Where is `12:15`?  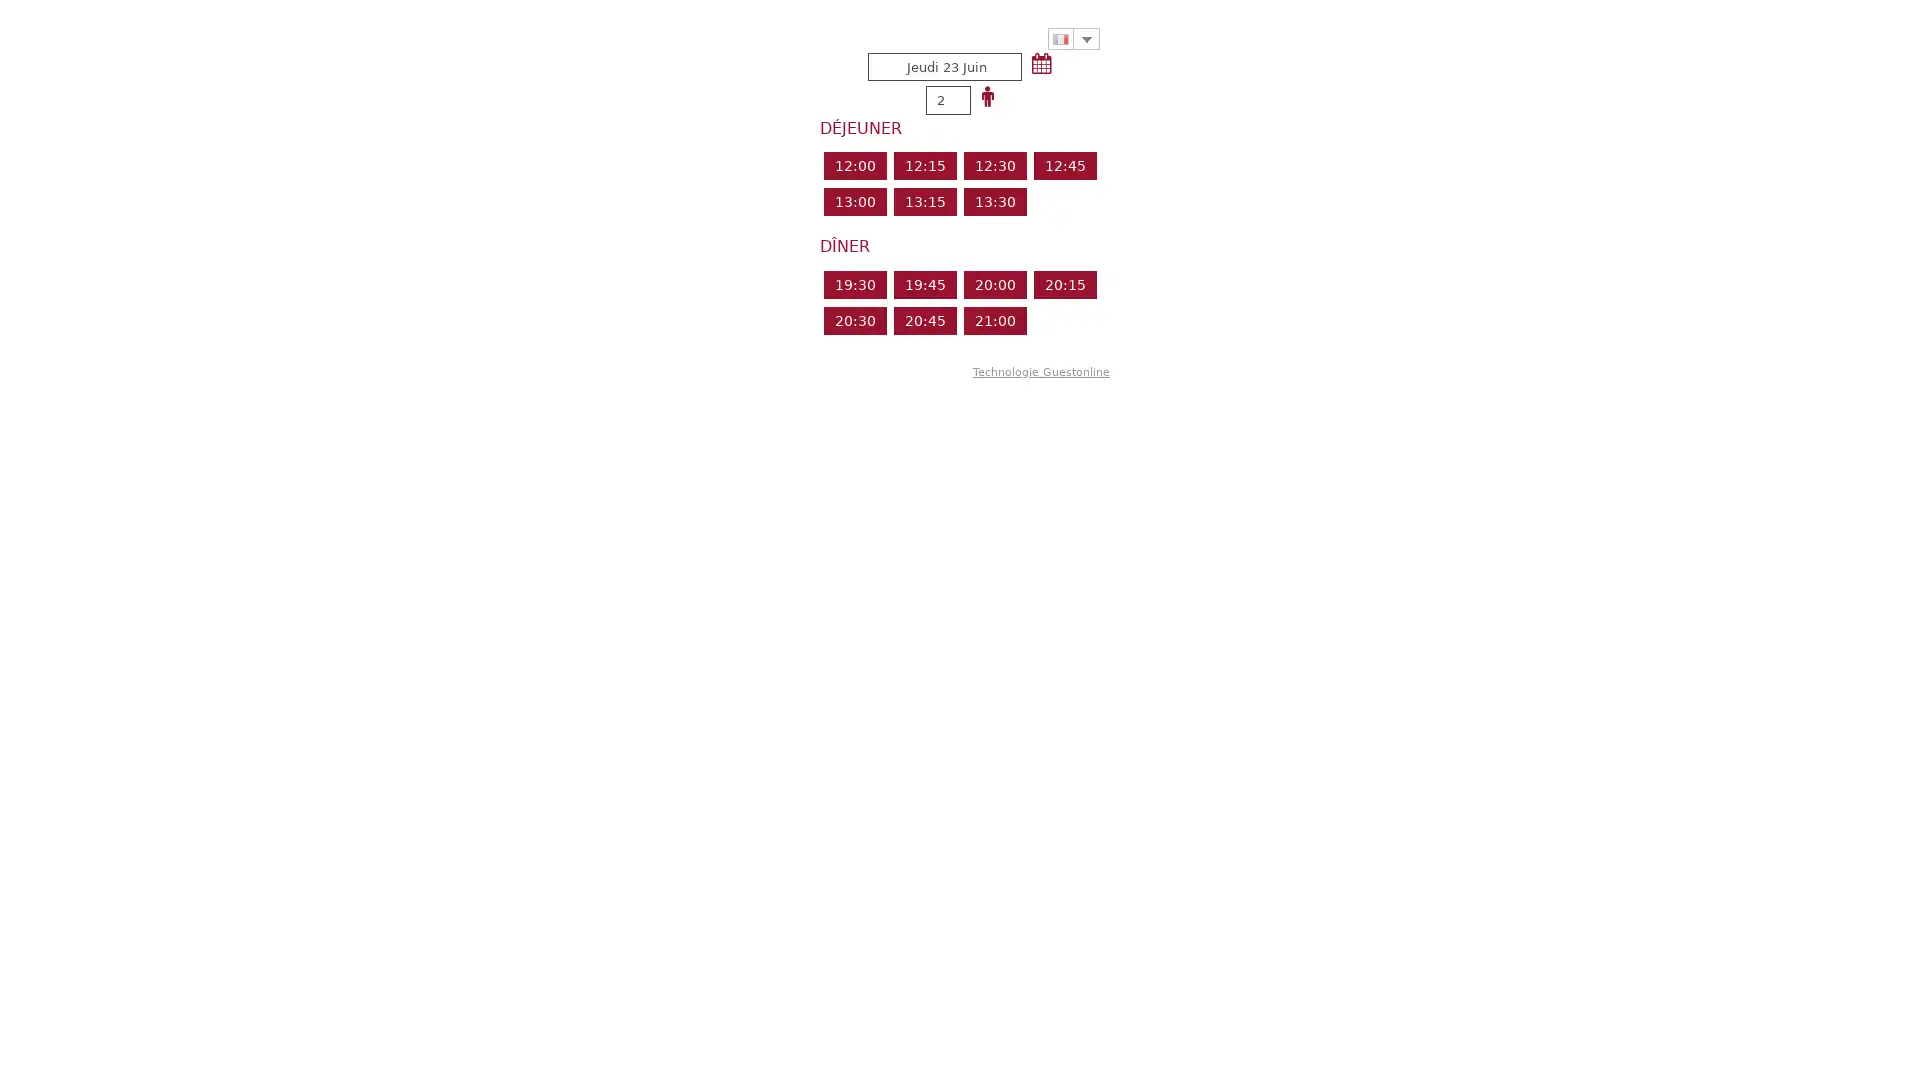
12:15 is located at coordinates (923, 164).